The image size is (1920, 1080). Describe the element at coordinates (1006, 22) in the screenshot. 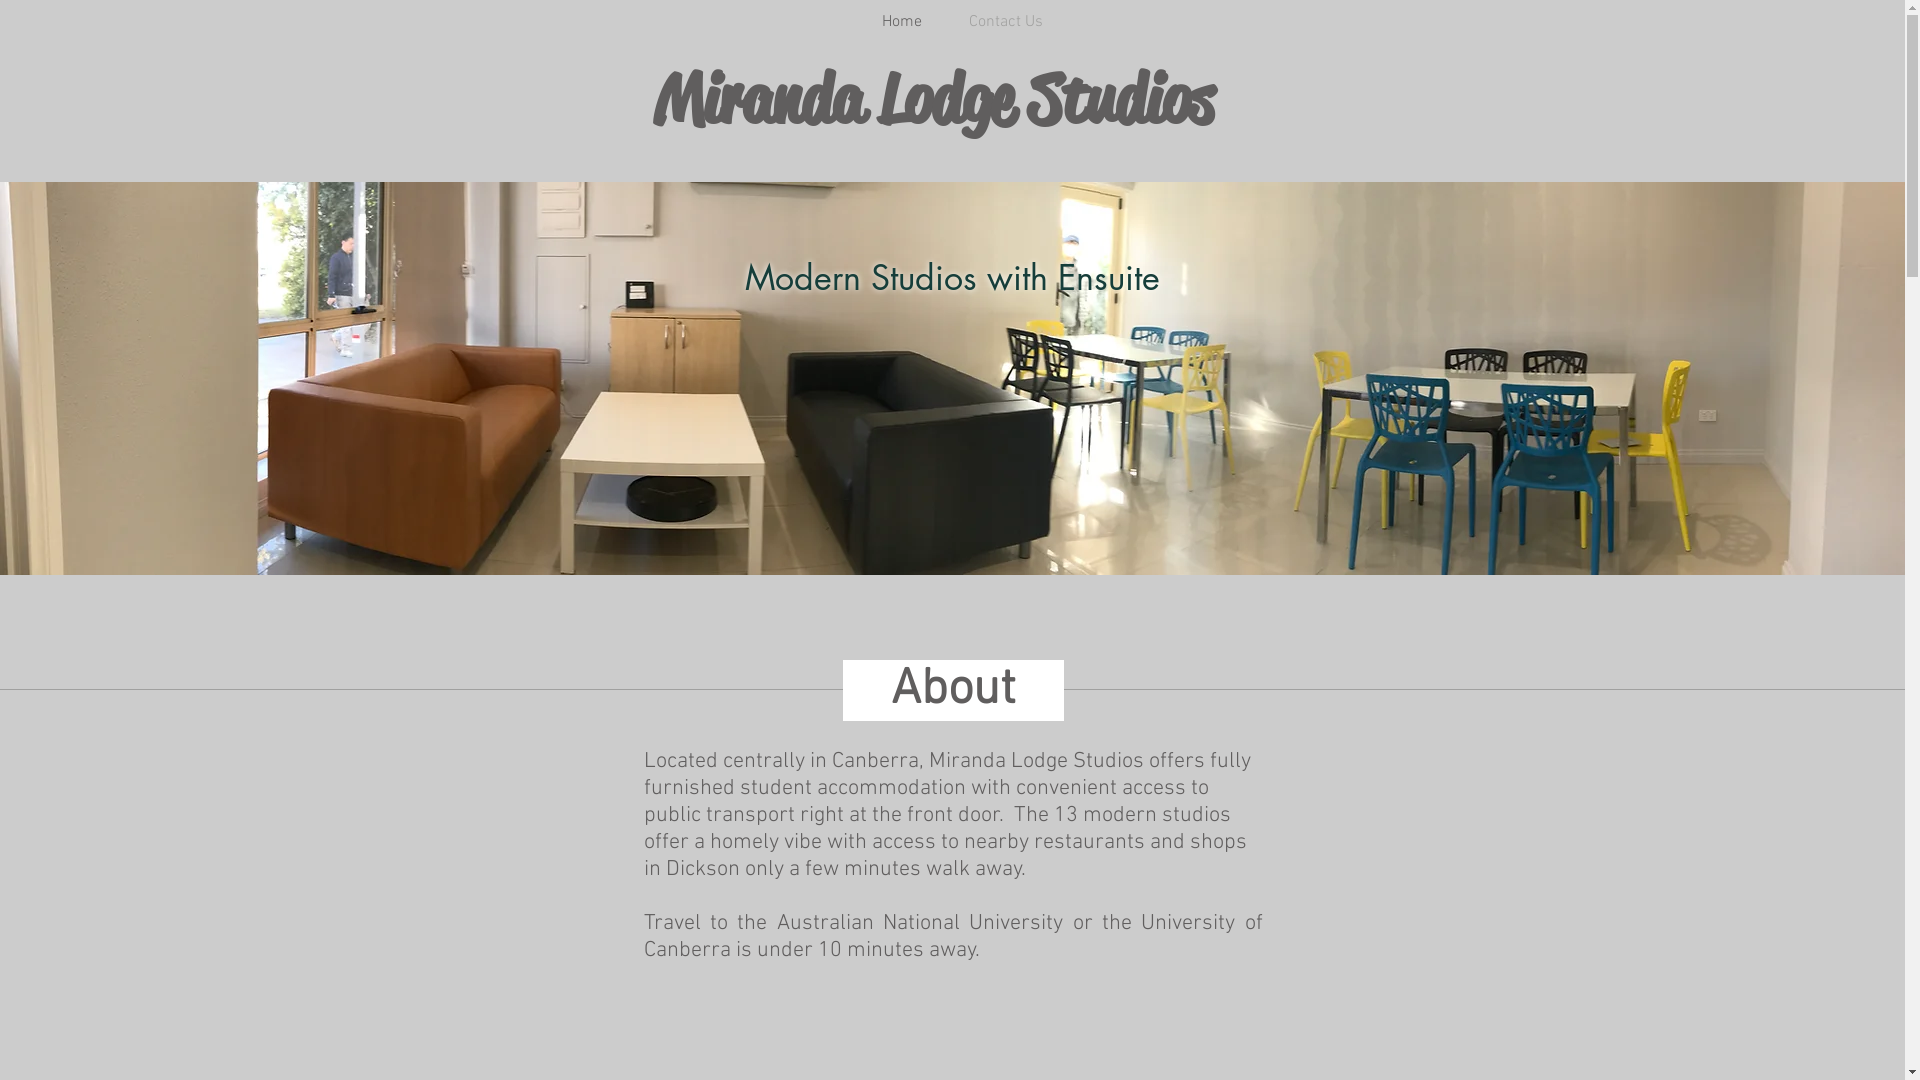

I see `'Contact Us'` at that location.